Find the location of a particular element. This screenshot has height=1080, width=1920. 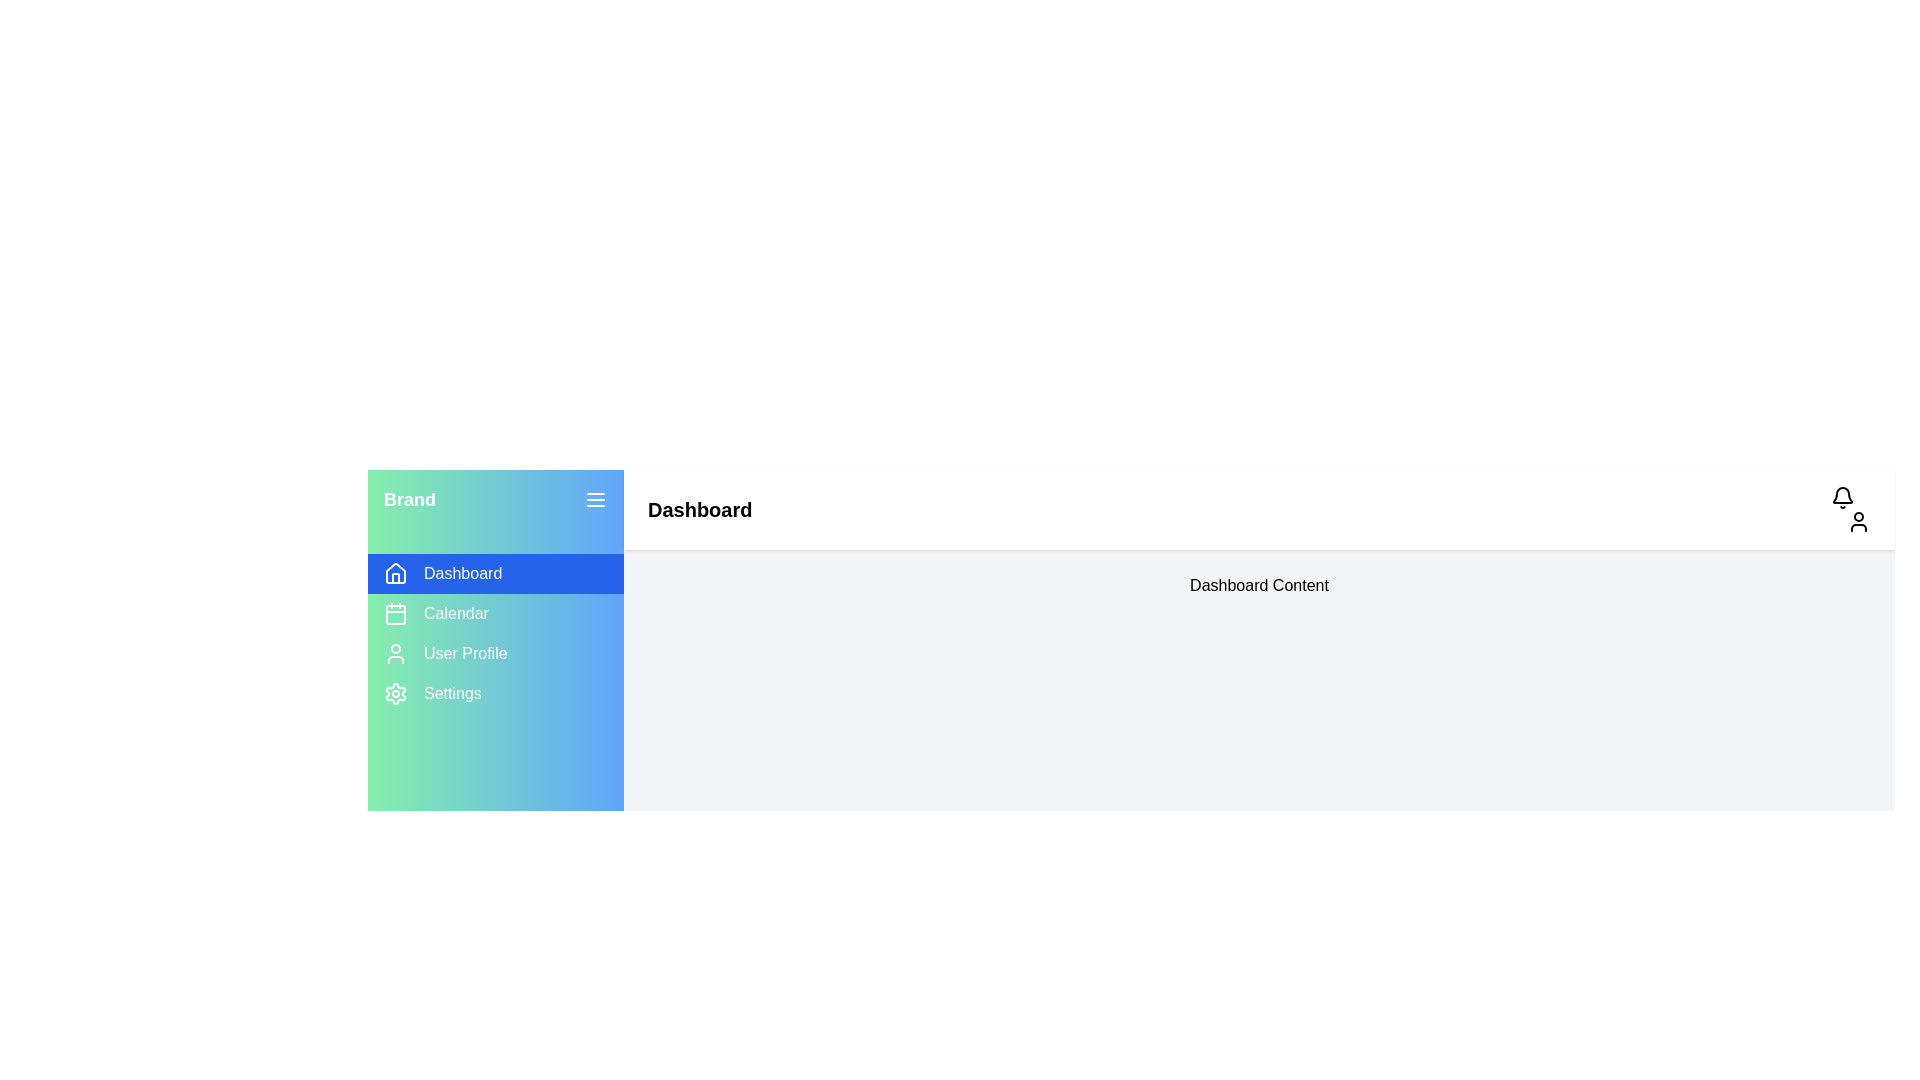

the notification bell icon located in the top-right corner of the interface is located at coordinates (1842, 496).